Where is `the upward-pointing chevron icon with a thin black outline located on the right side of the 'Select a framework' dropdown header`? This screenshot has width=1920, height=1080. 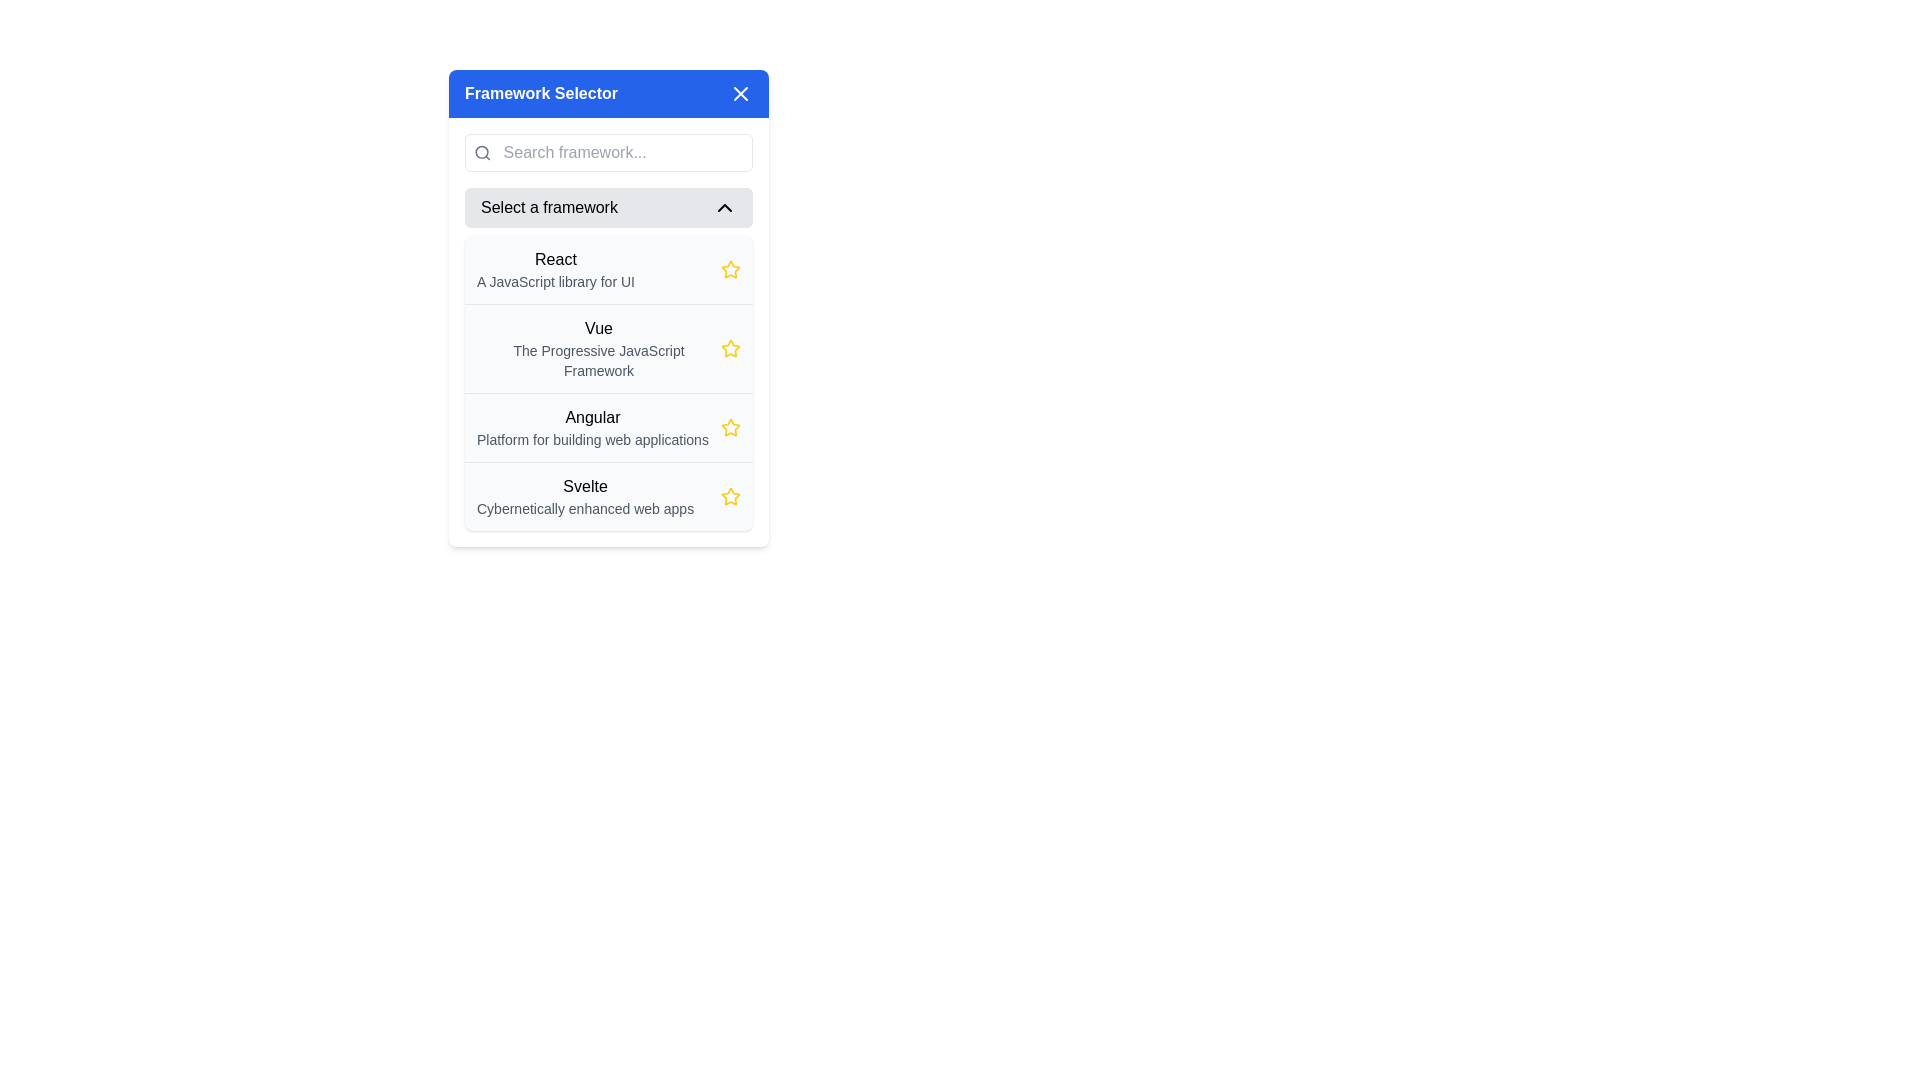 the upward-pointing chevron icon with a thin black outline located on the right side of the 'Select a framework' dropdown header is located at coordinates (723, 208).